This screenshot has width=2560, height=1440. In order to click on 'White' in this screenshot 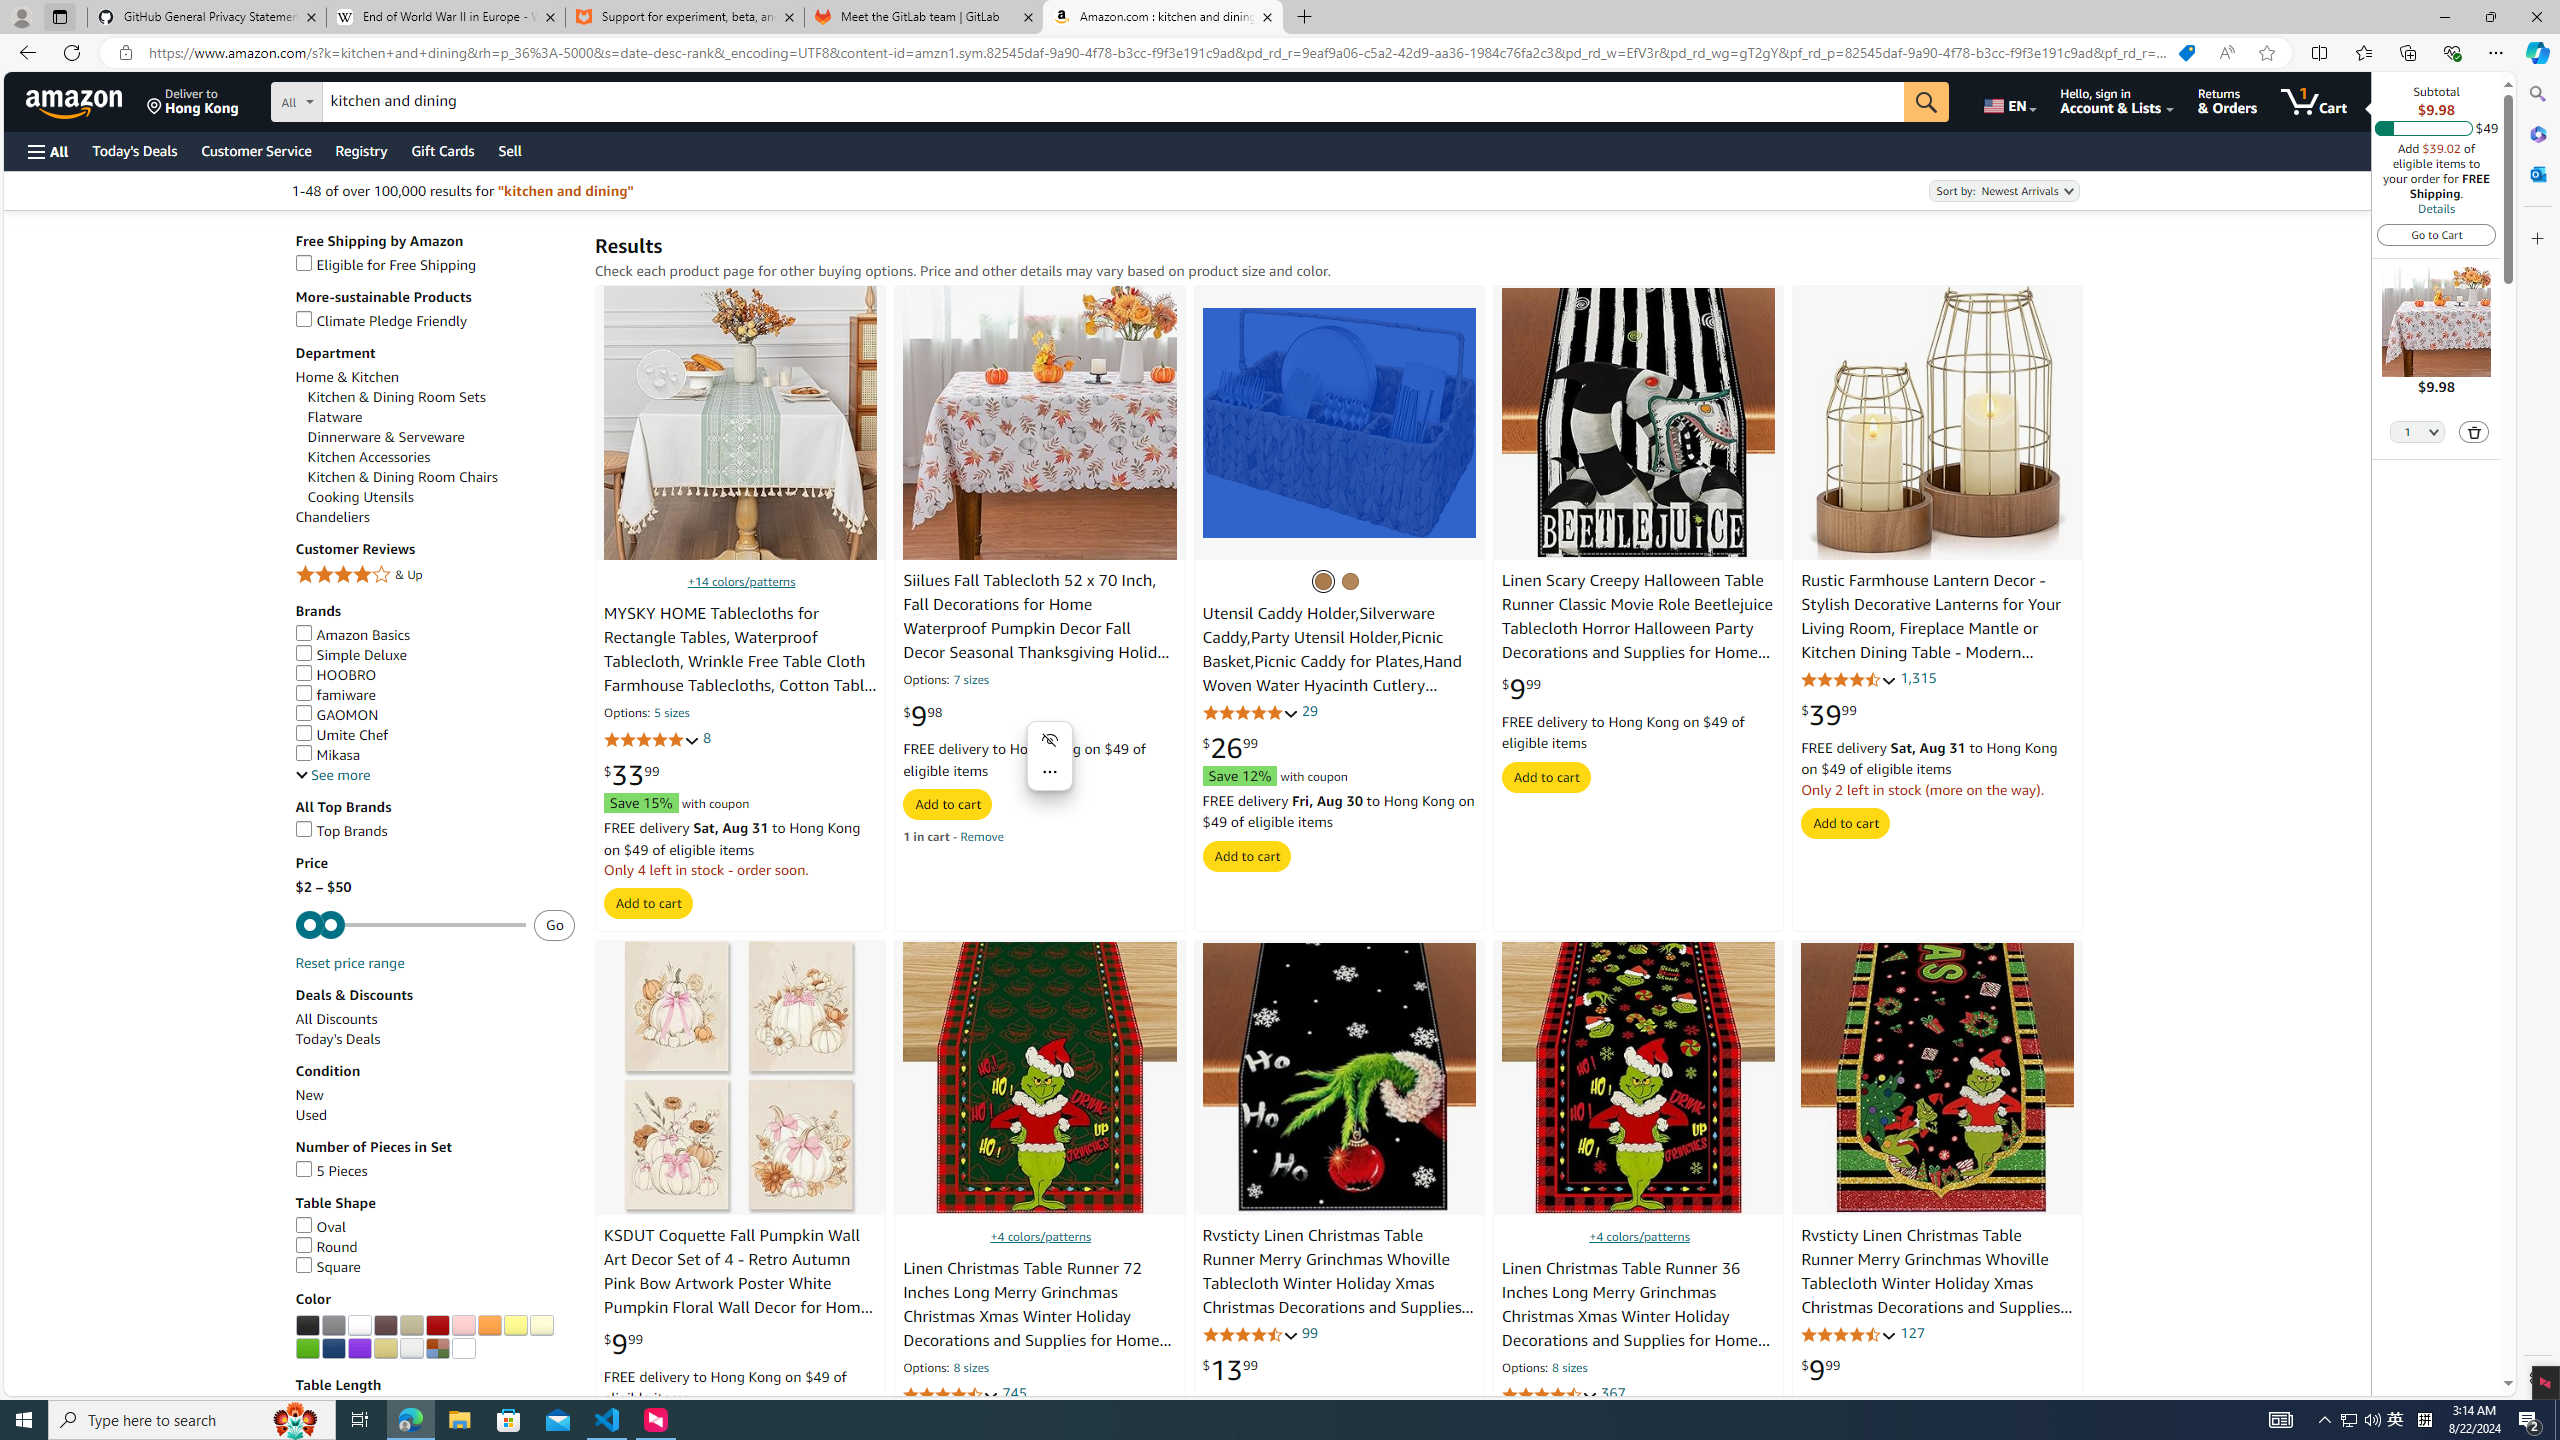, I will do `click(358, 1325)`.